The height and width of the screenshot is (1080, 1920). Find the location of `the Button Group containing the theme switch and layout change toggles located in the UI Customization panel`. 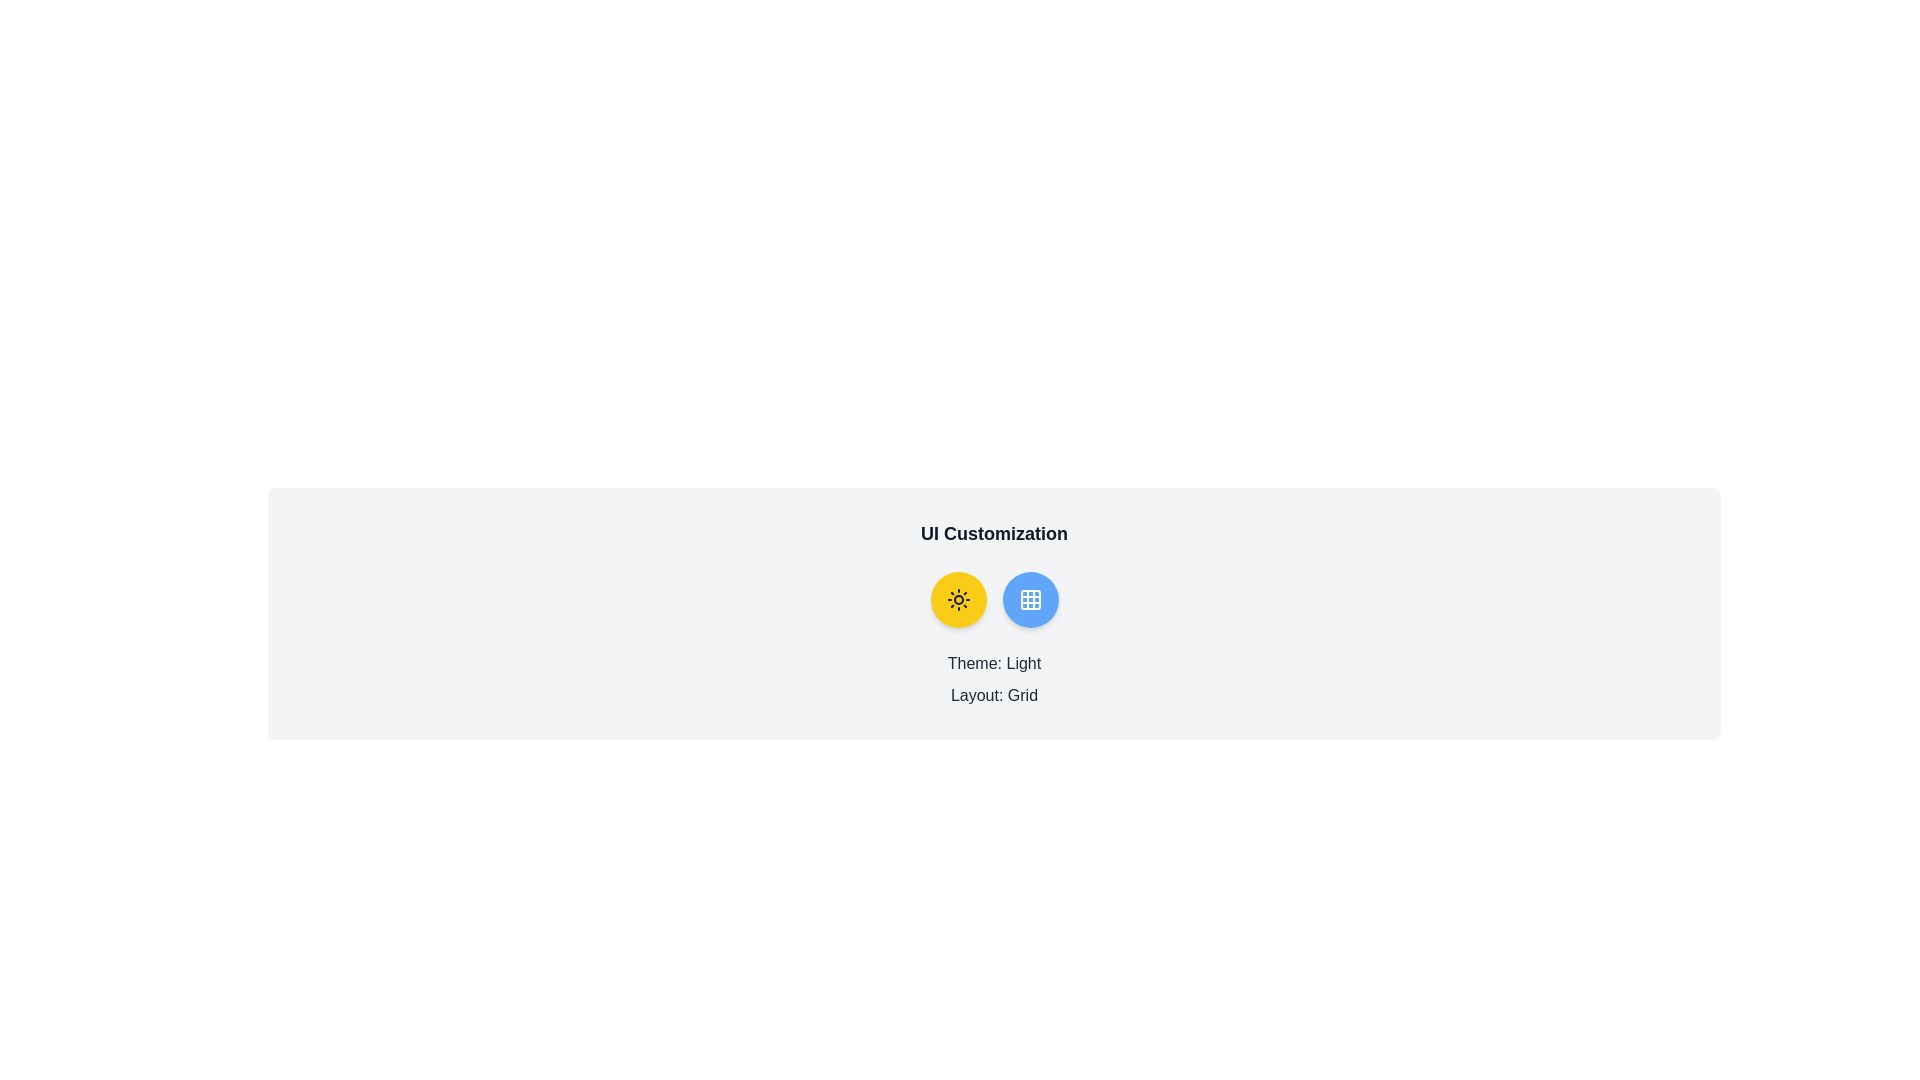

the Button Group containing the theme switch and layout change toggles located in the UI Customization panel is located at coordinates (994, 599).